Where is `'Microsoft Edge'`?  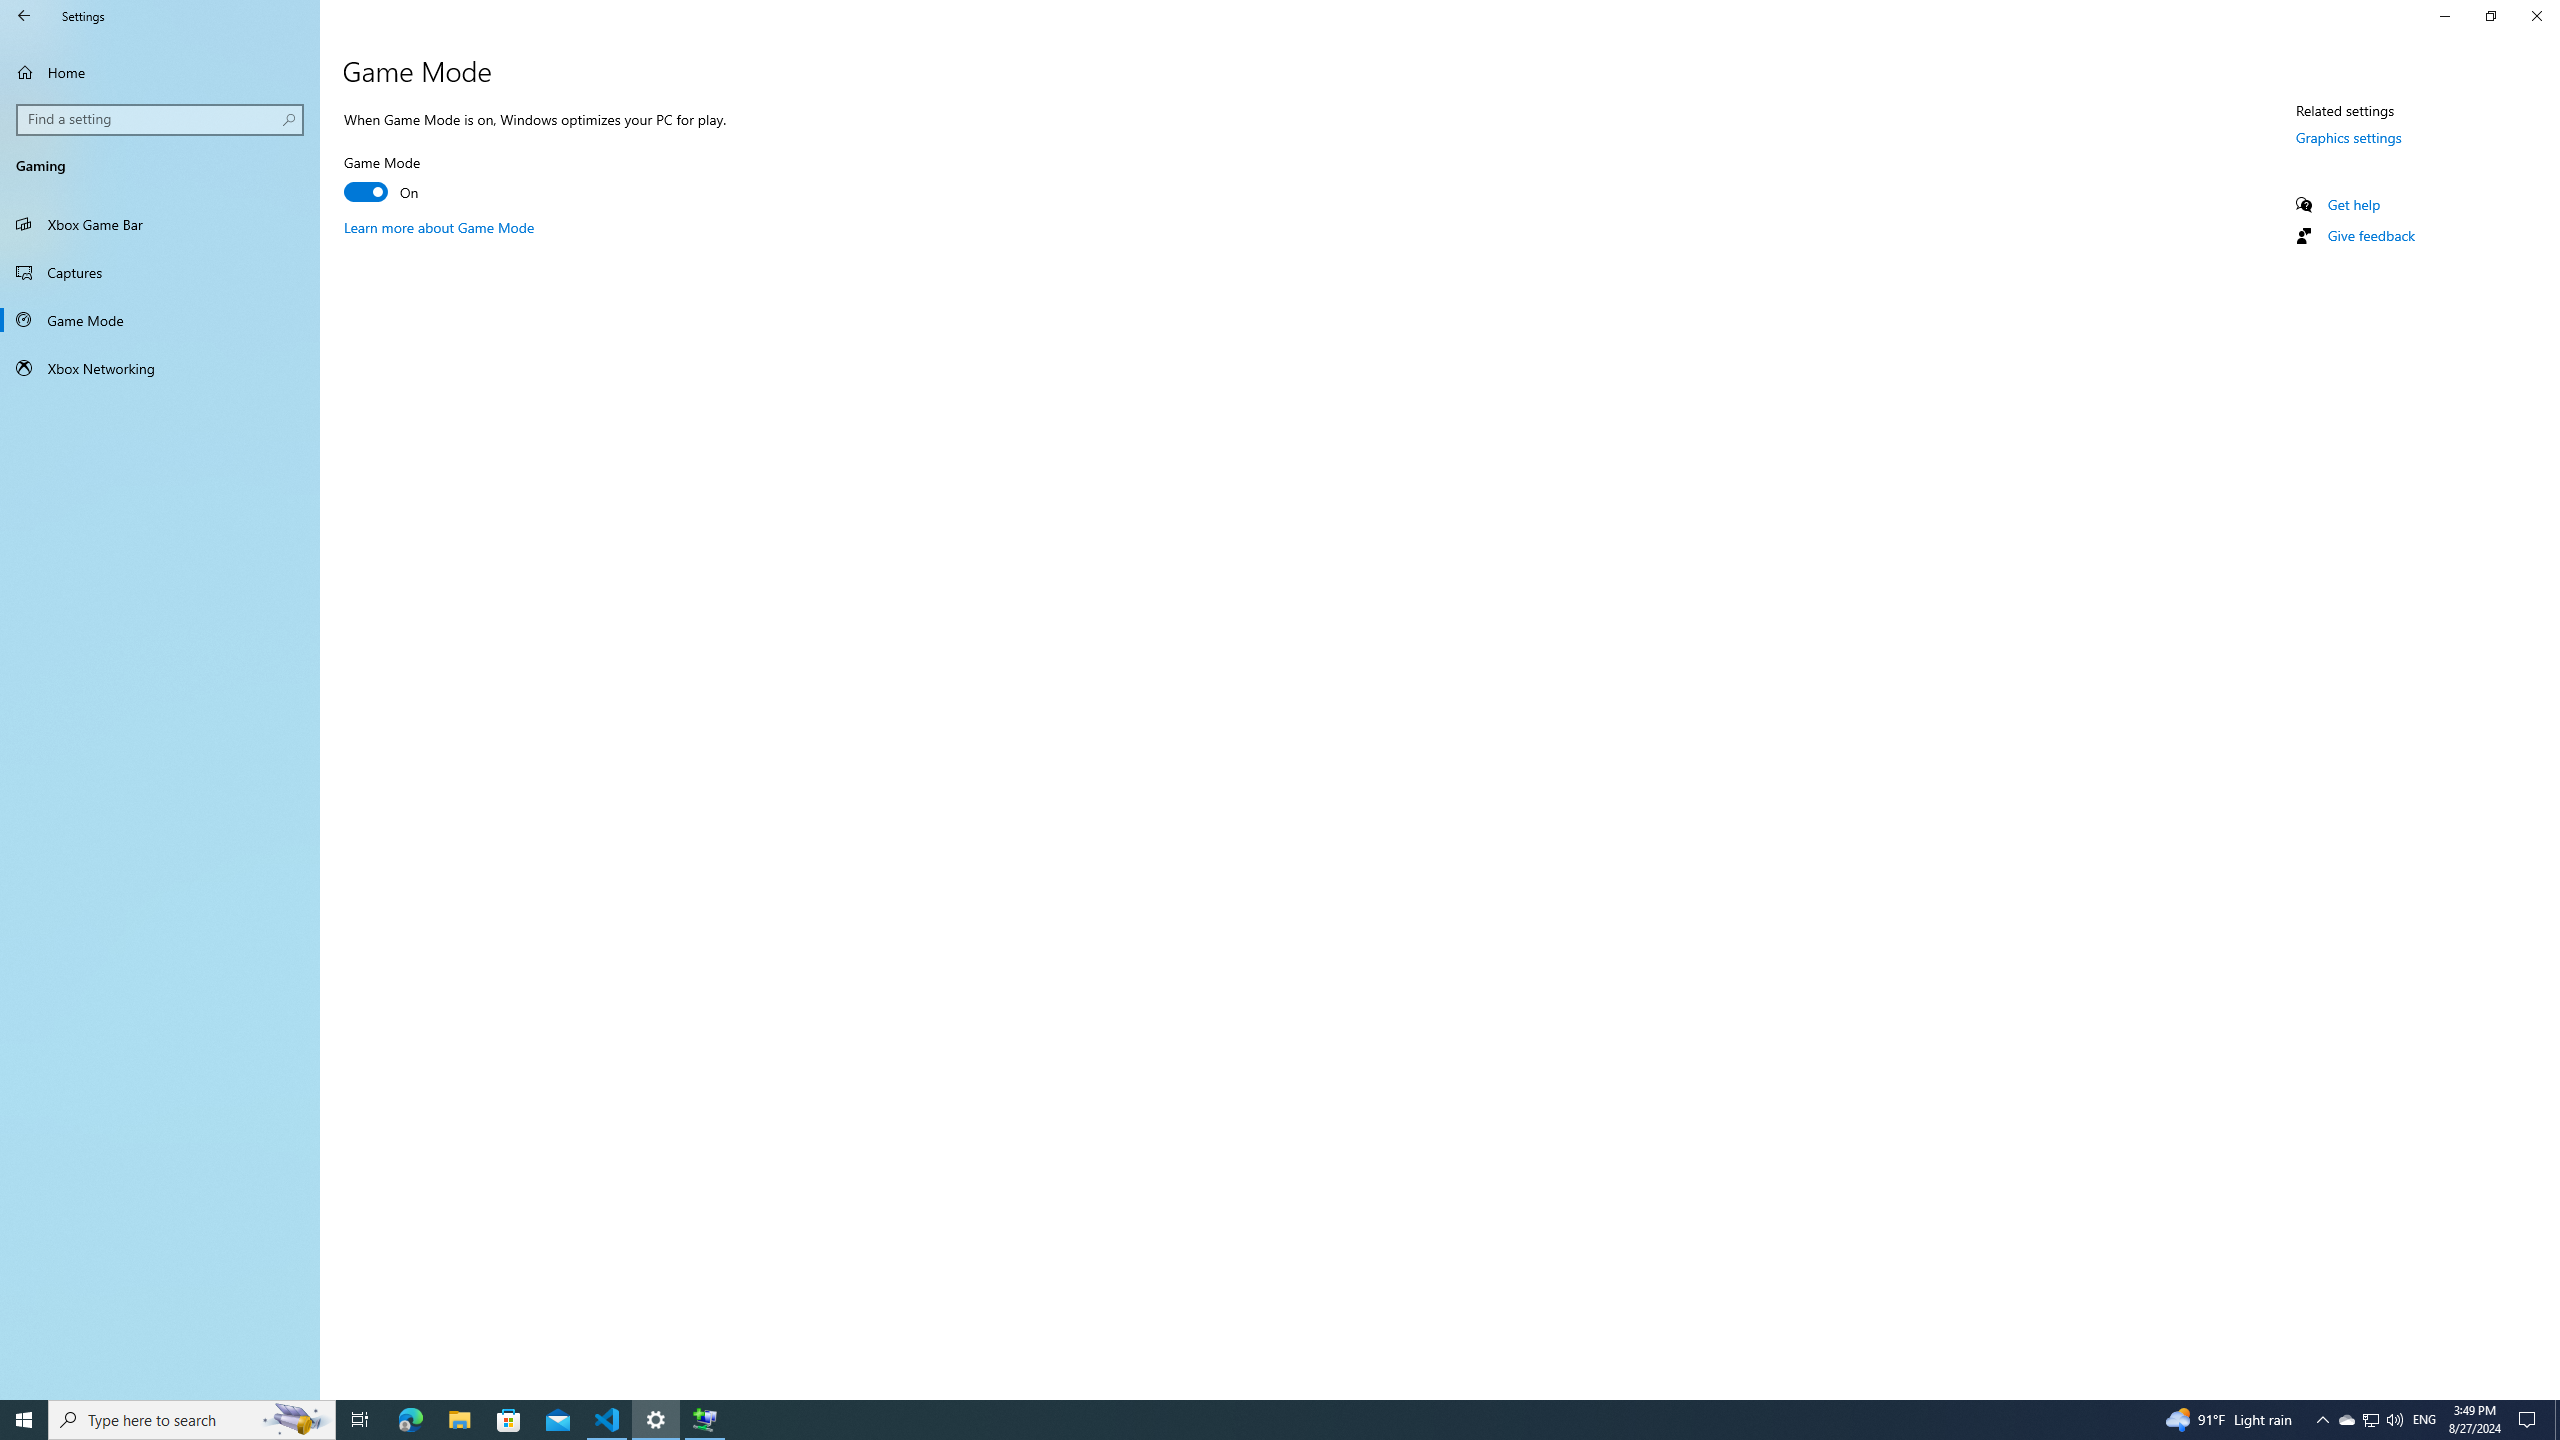
'Microsoft Edge' is located at coordinates (409, 1418).